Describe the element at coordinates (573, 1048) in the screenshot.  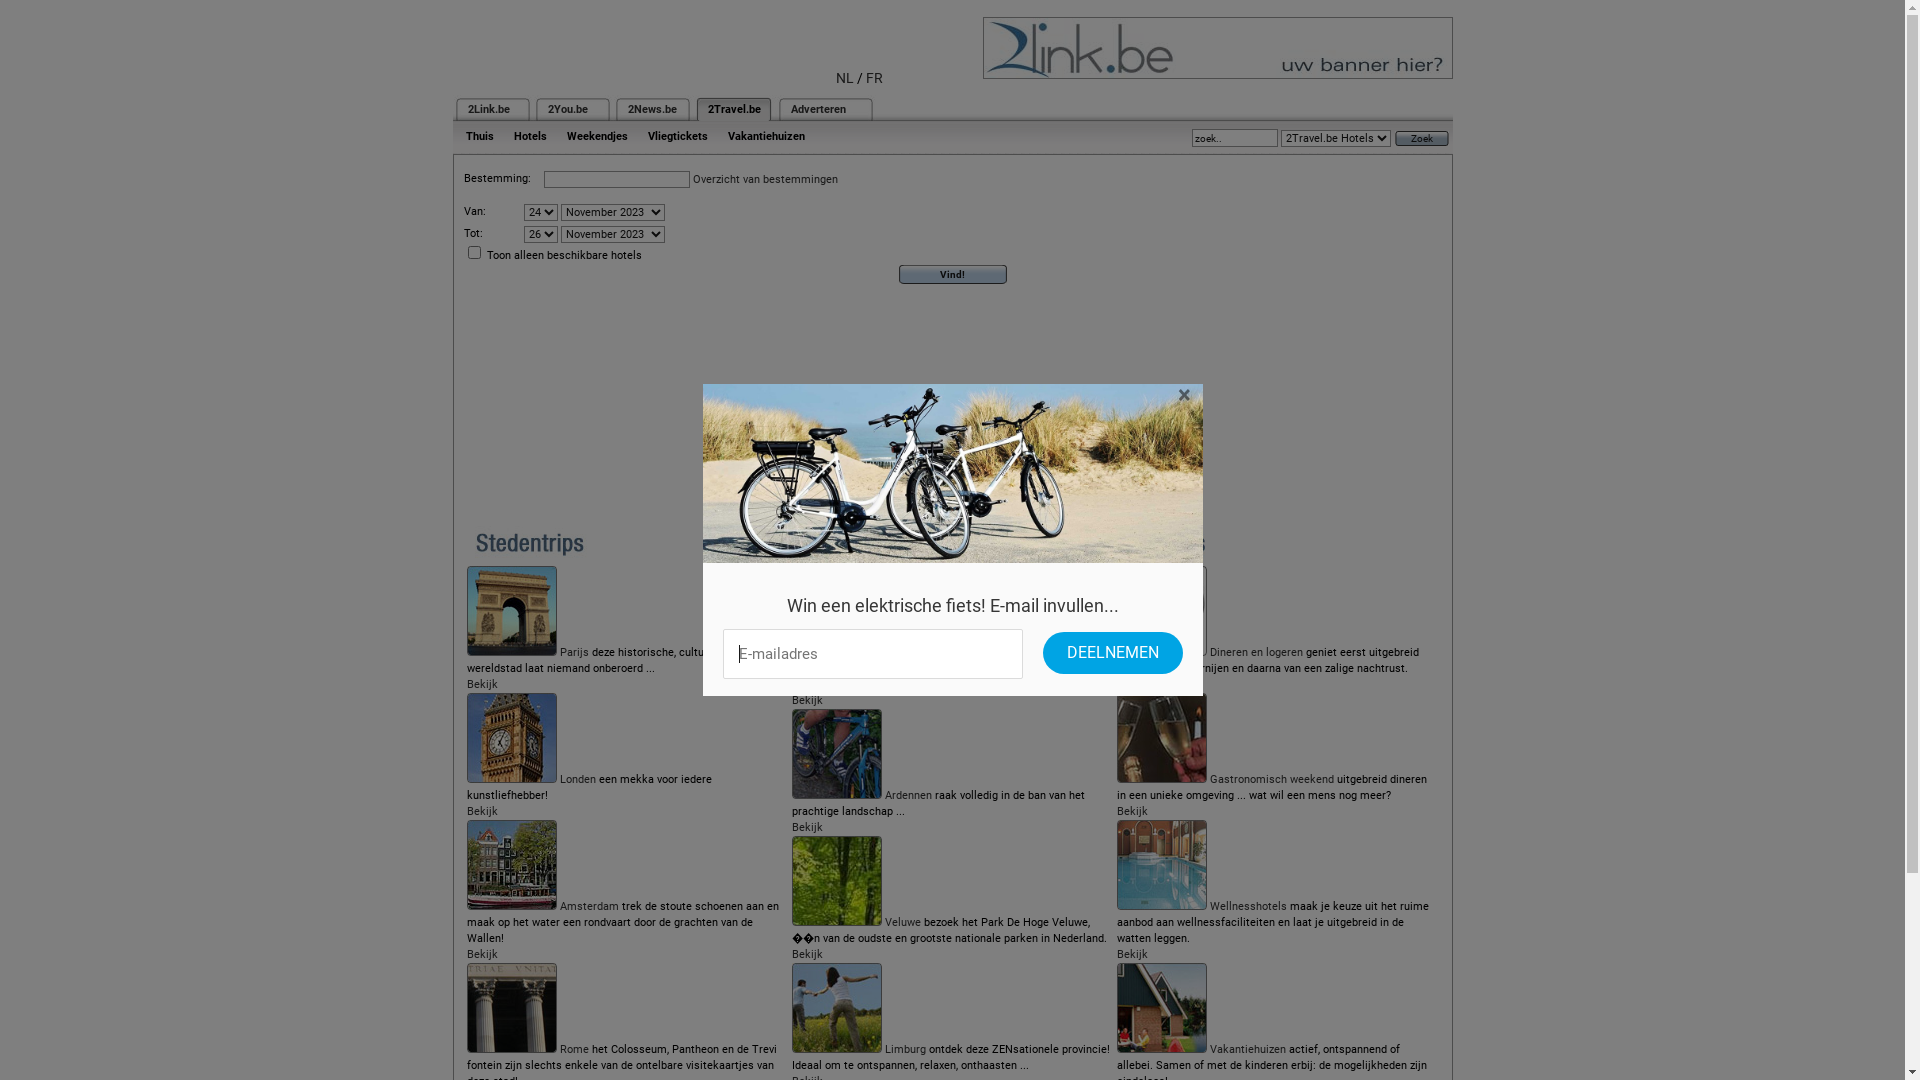
I see `'Rome'` at that location.